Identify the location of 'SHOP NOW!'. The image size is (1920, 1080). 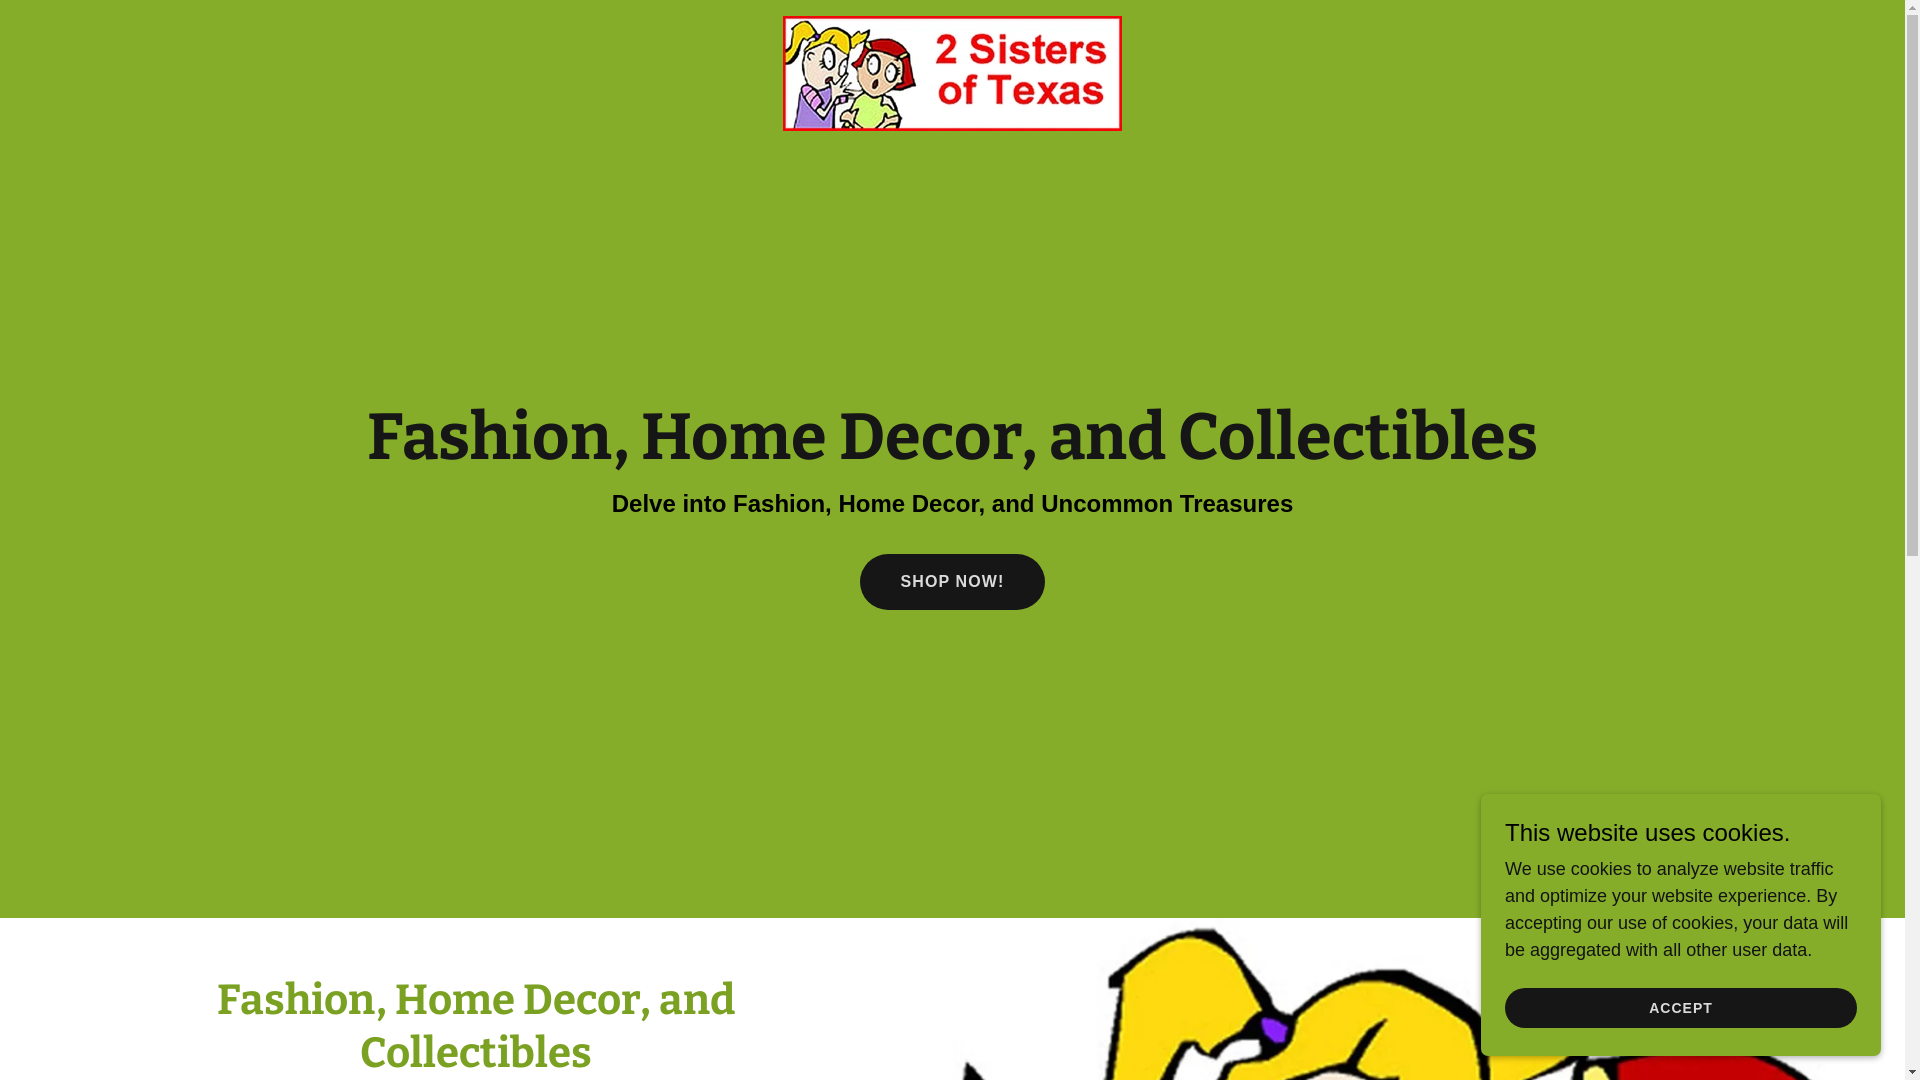
(950, 582).